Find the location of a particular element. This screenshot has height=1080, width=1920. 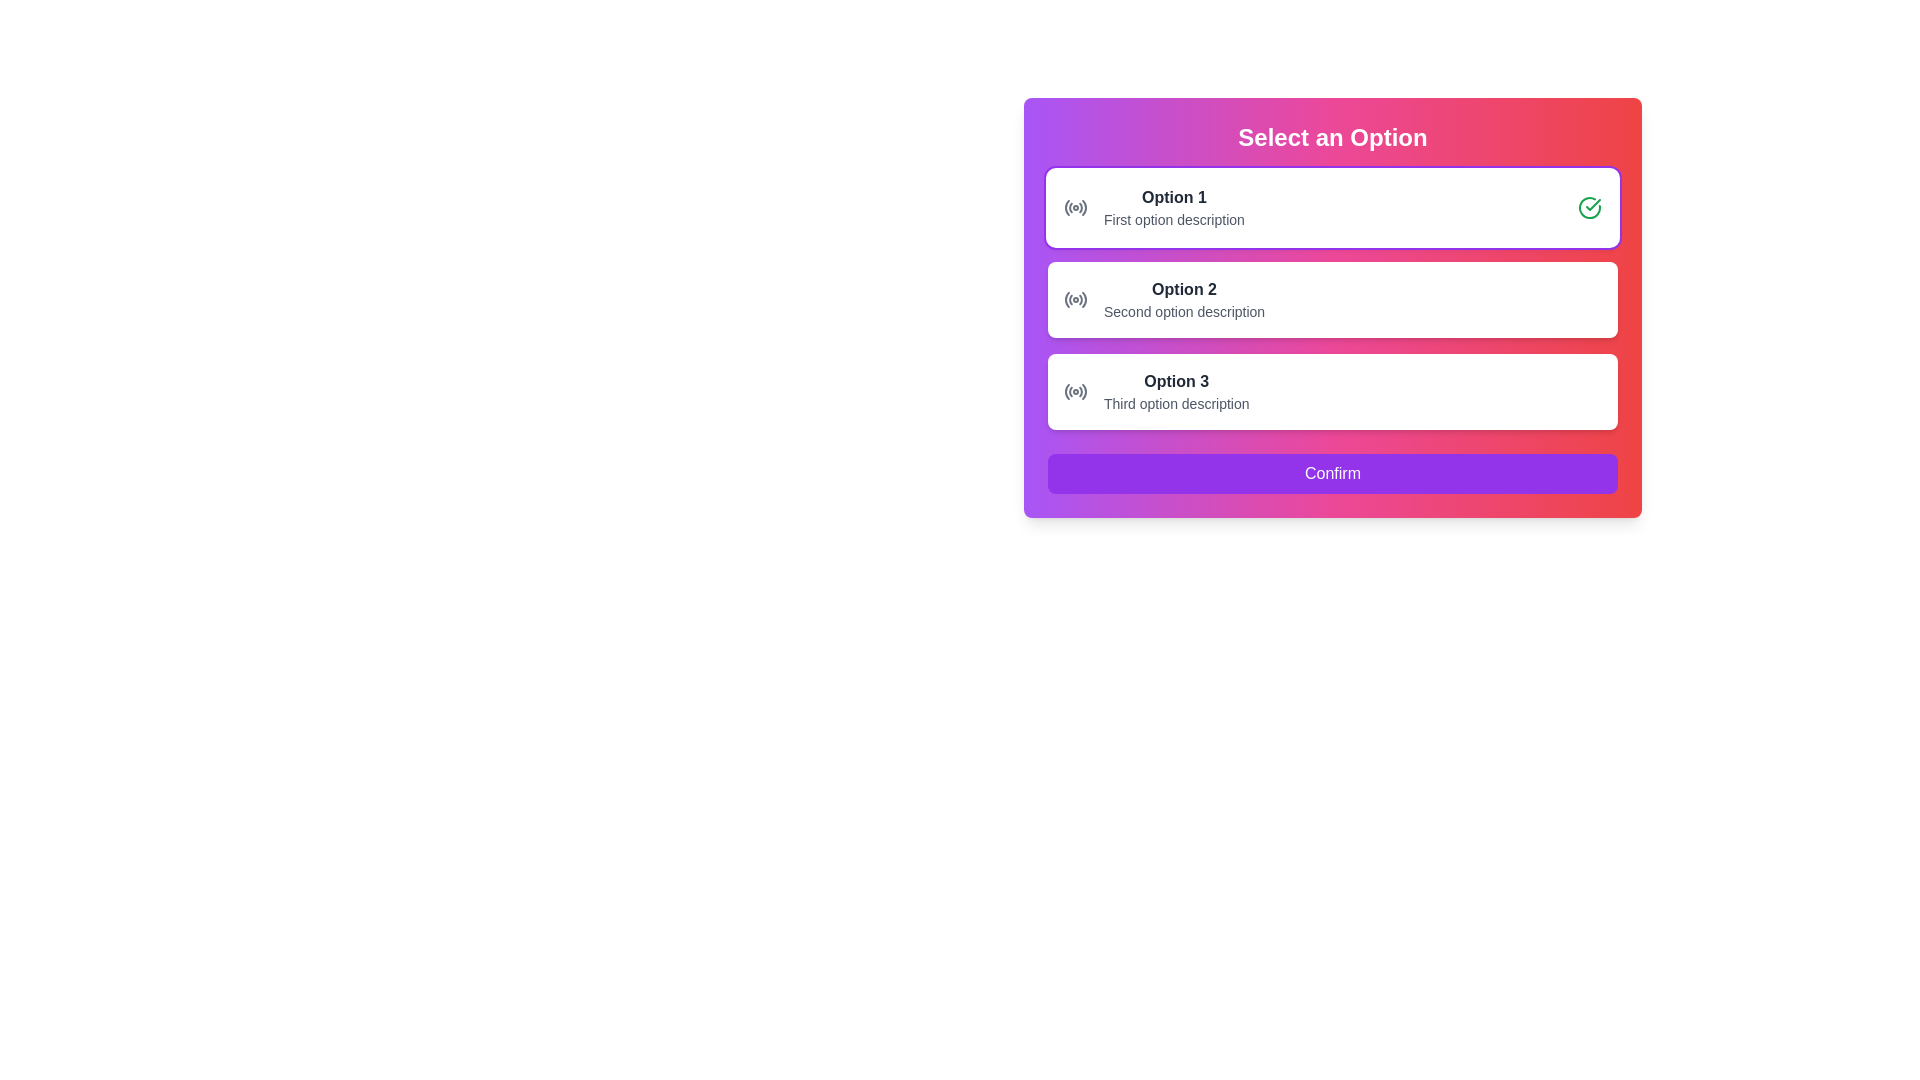

text of the label element that serves as the title for the first option in the selection list, positioned at the top of the card UI is located at coordinates (1174, 197).